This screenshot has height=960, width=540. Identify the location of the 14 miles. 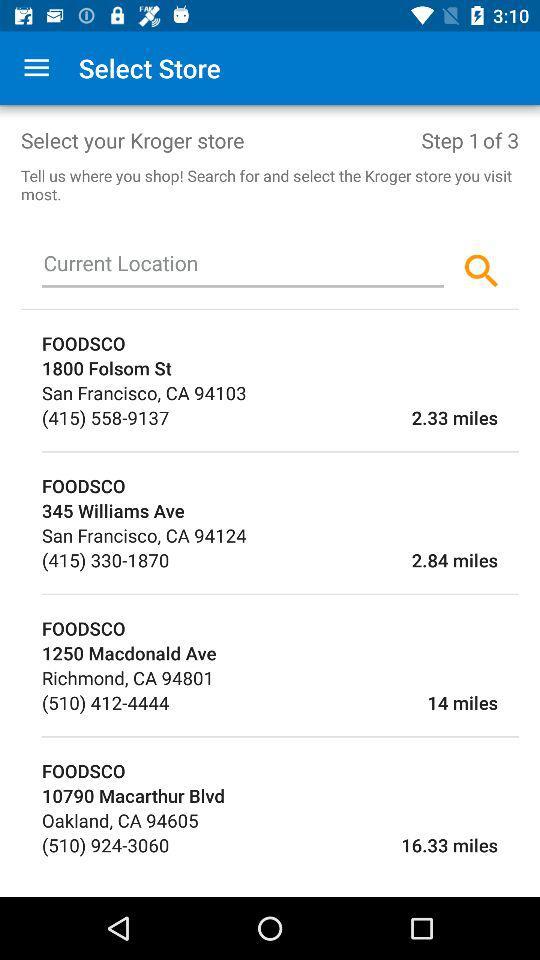
(333, 702).